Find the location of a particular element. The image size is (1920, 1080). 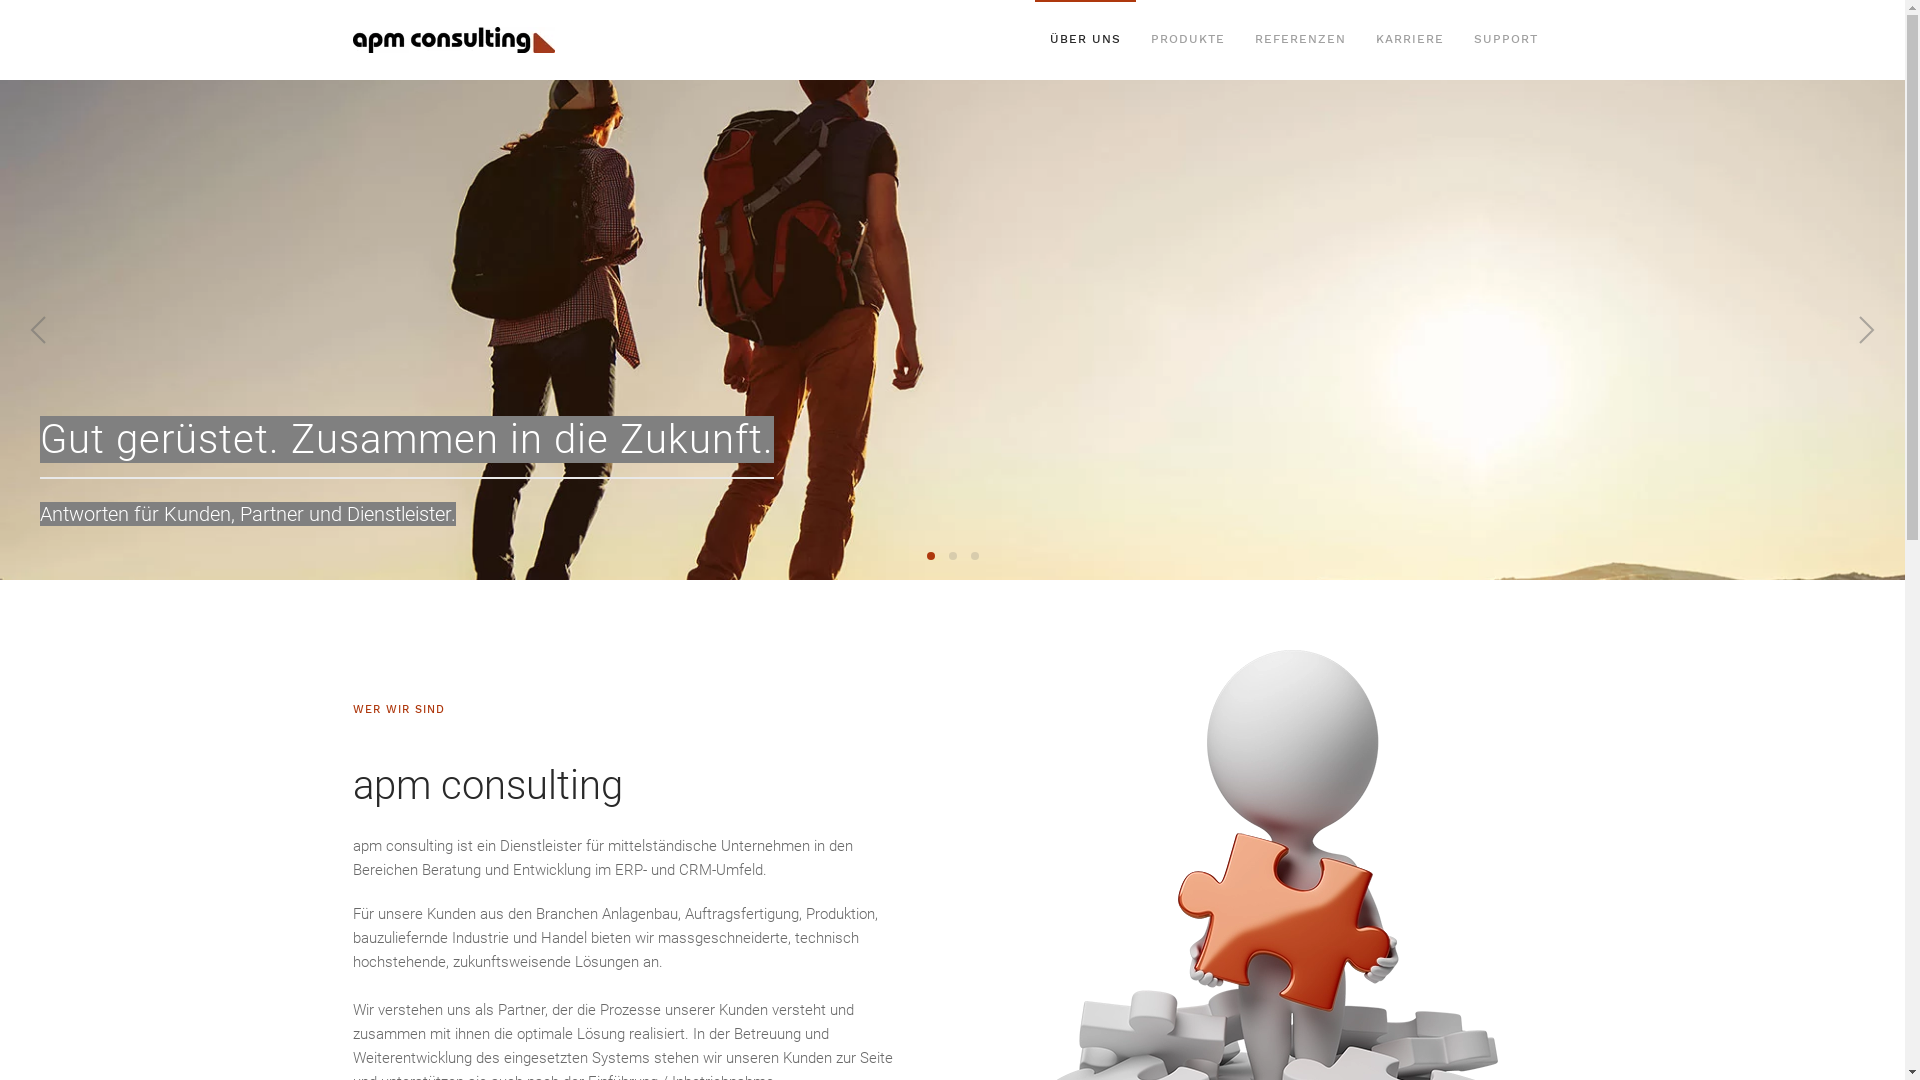

'REFERENZEN' is located at coordinates (1300, 39).